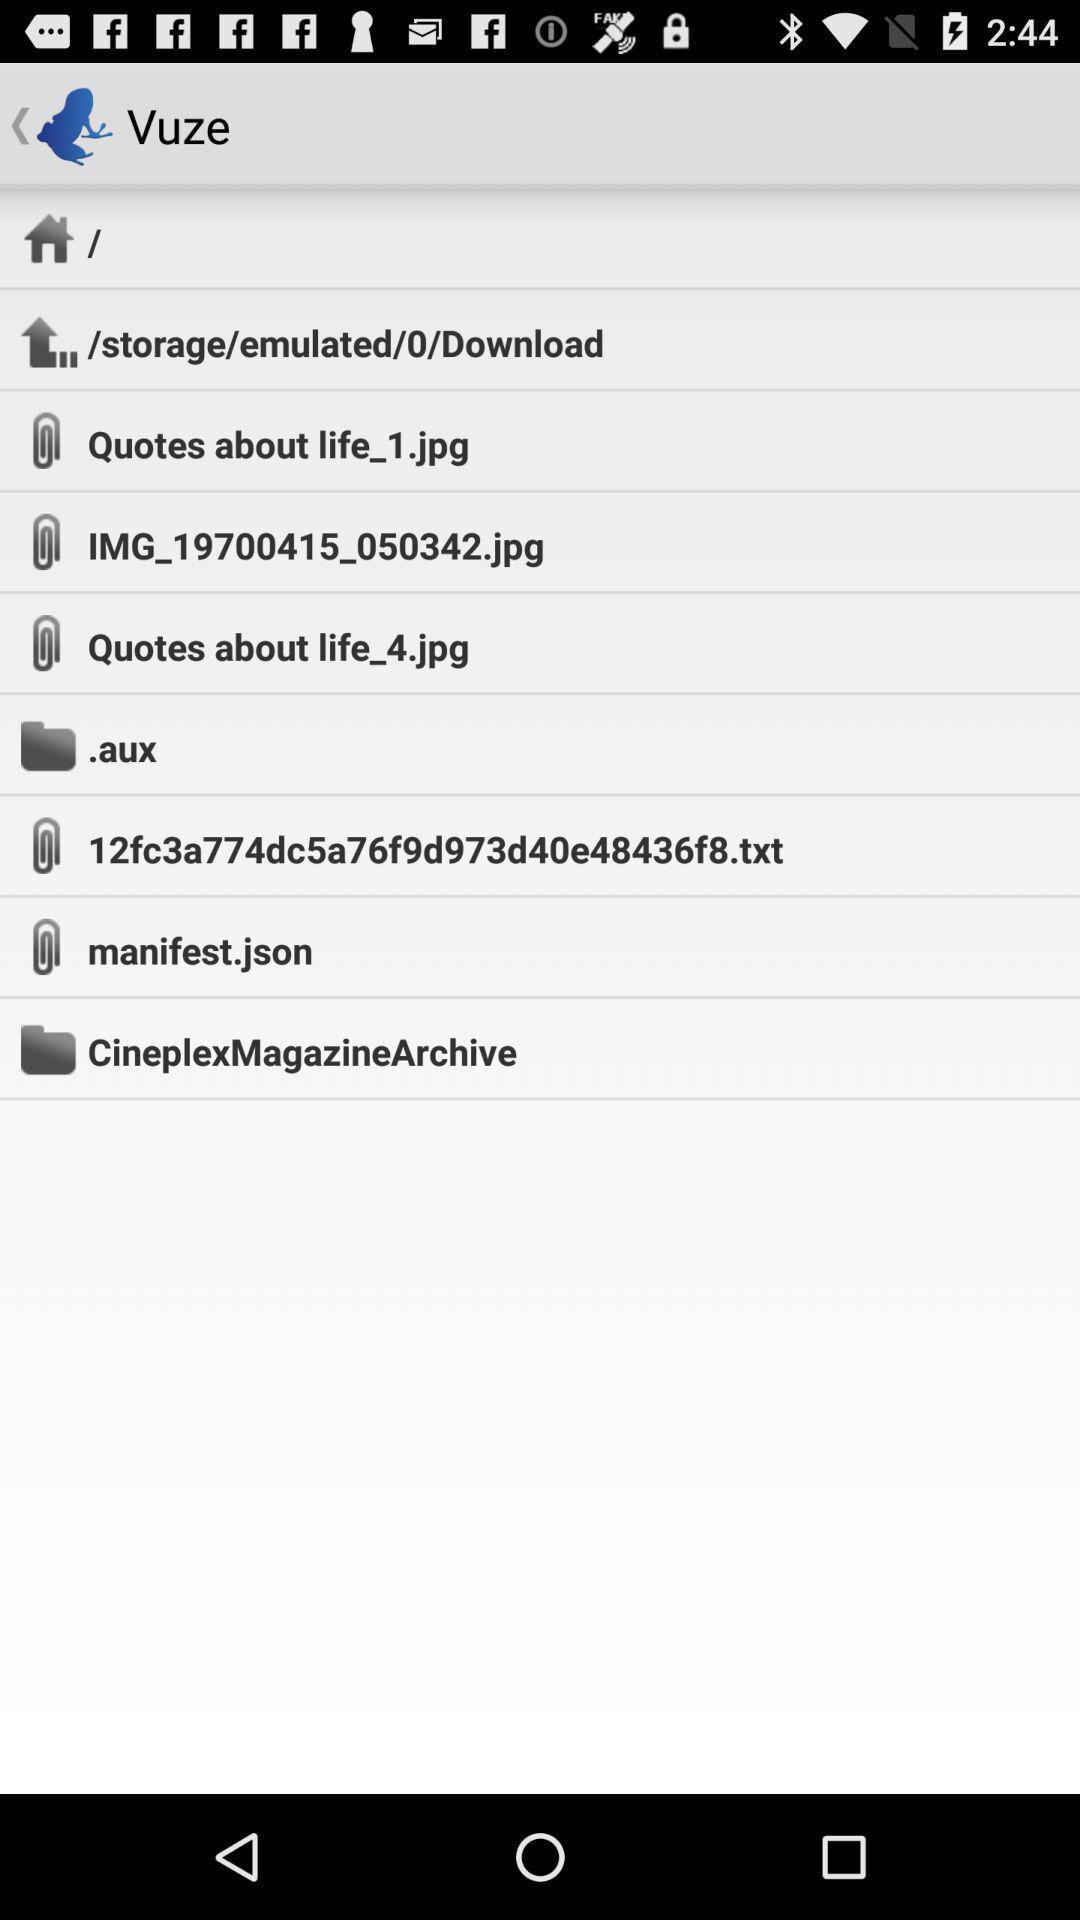 This screenshot has height=1920, width=1080. Describe the element at coordinates (315, 545) in the screenshot. I see `the img_19700415_050342.jpg app` at that location.